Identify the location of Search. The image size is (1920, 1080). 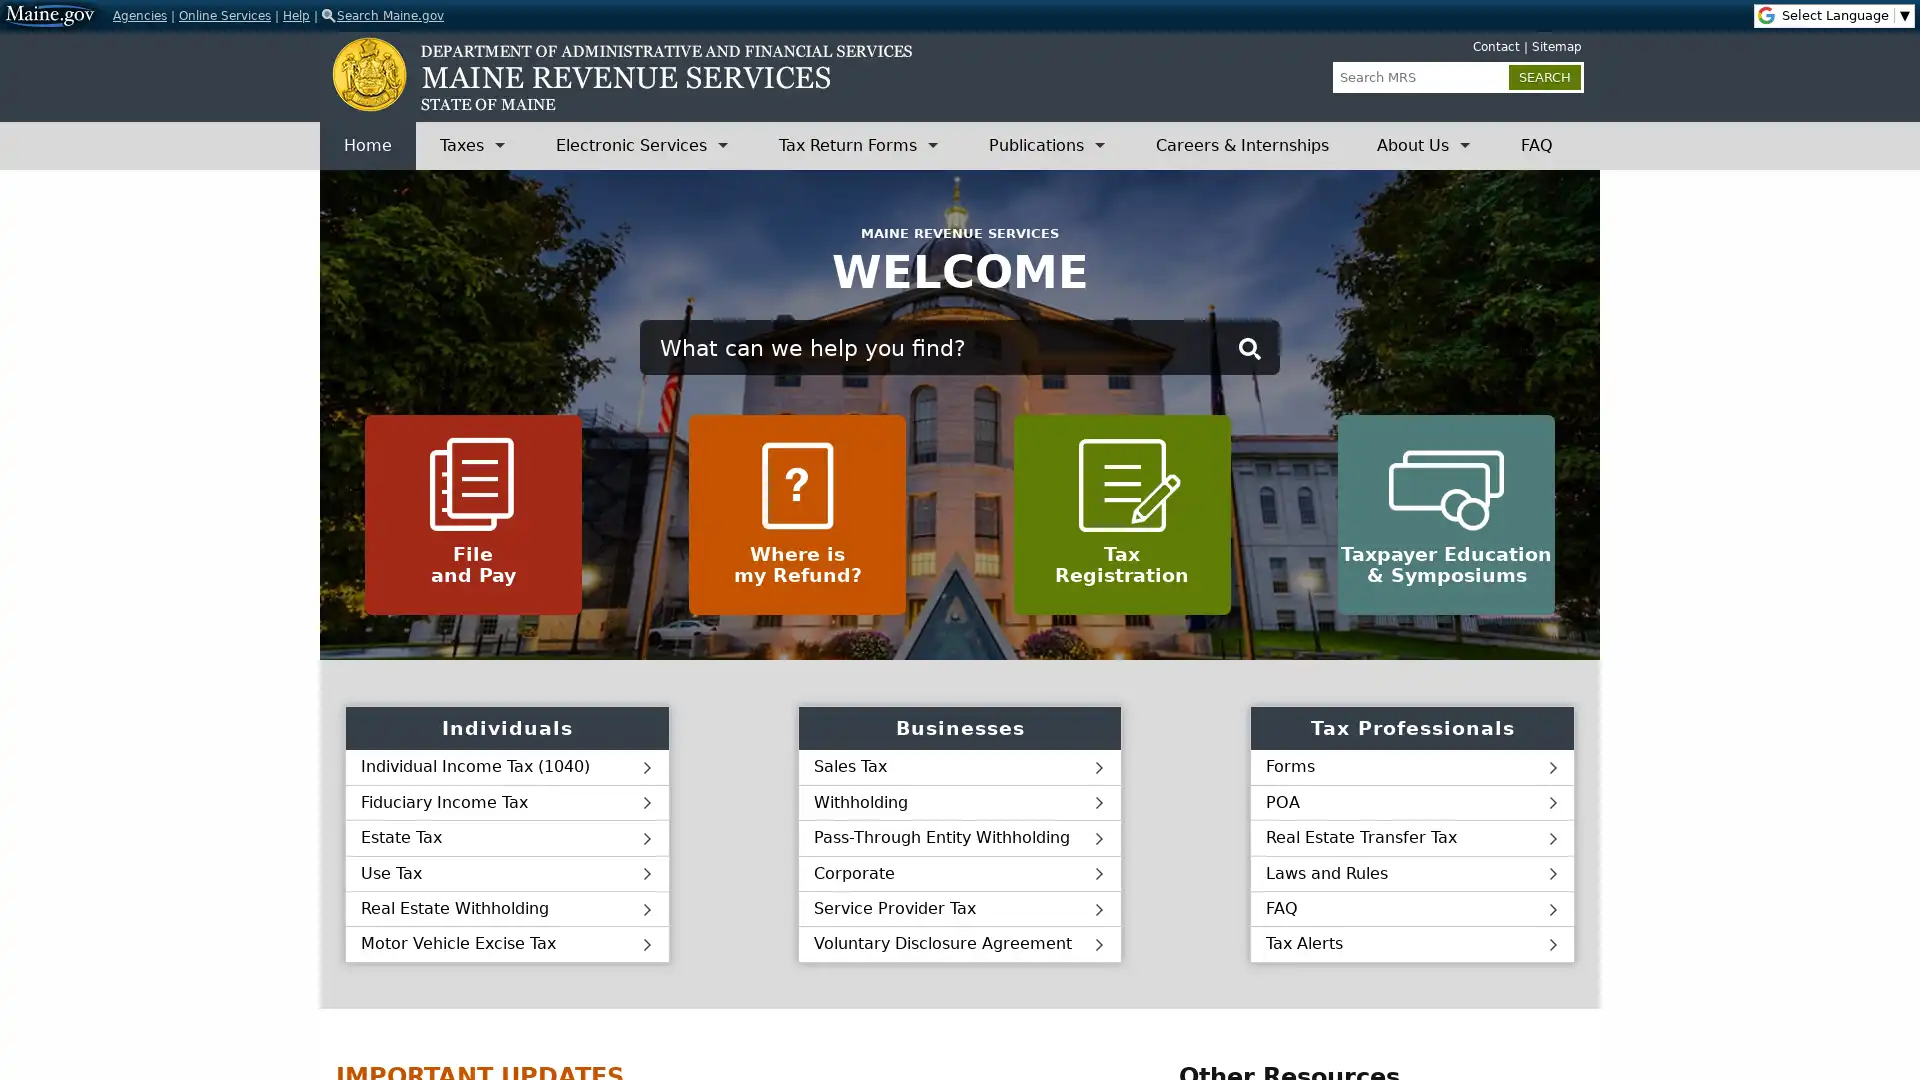
(1248, 347).